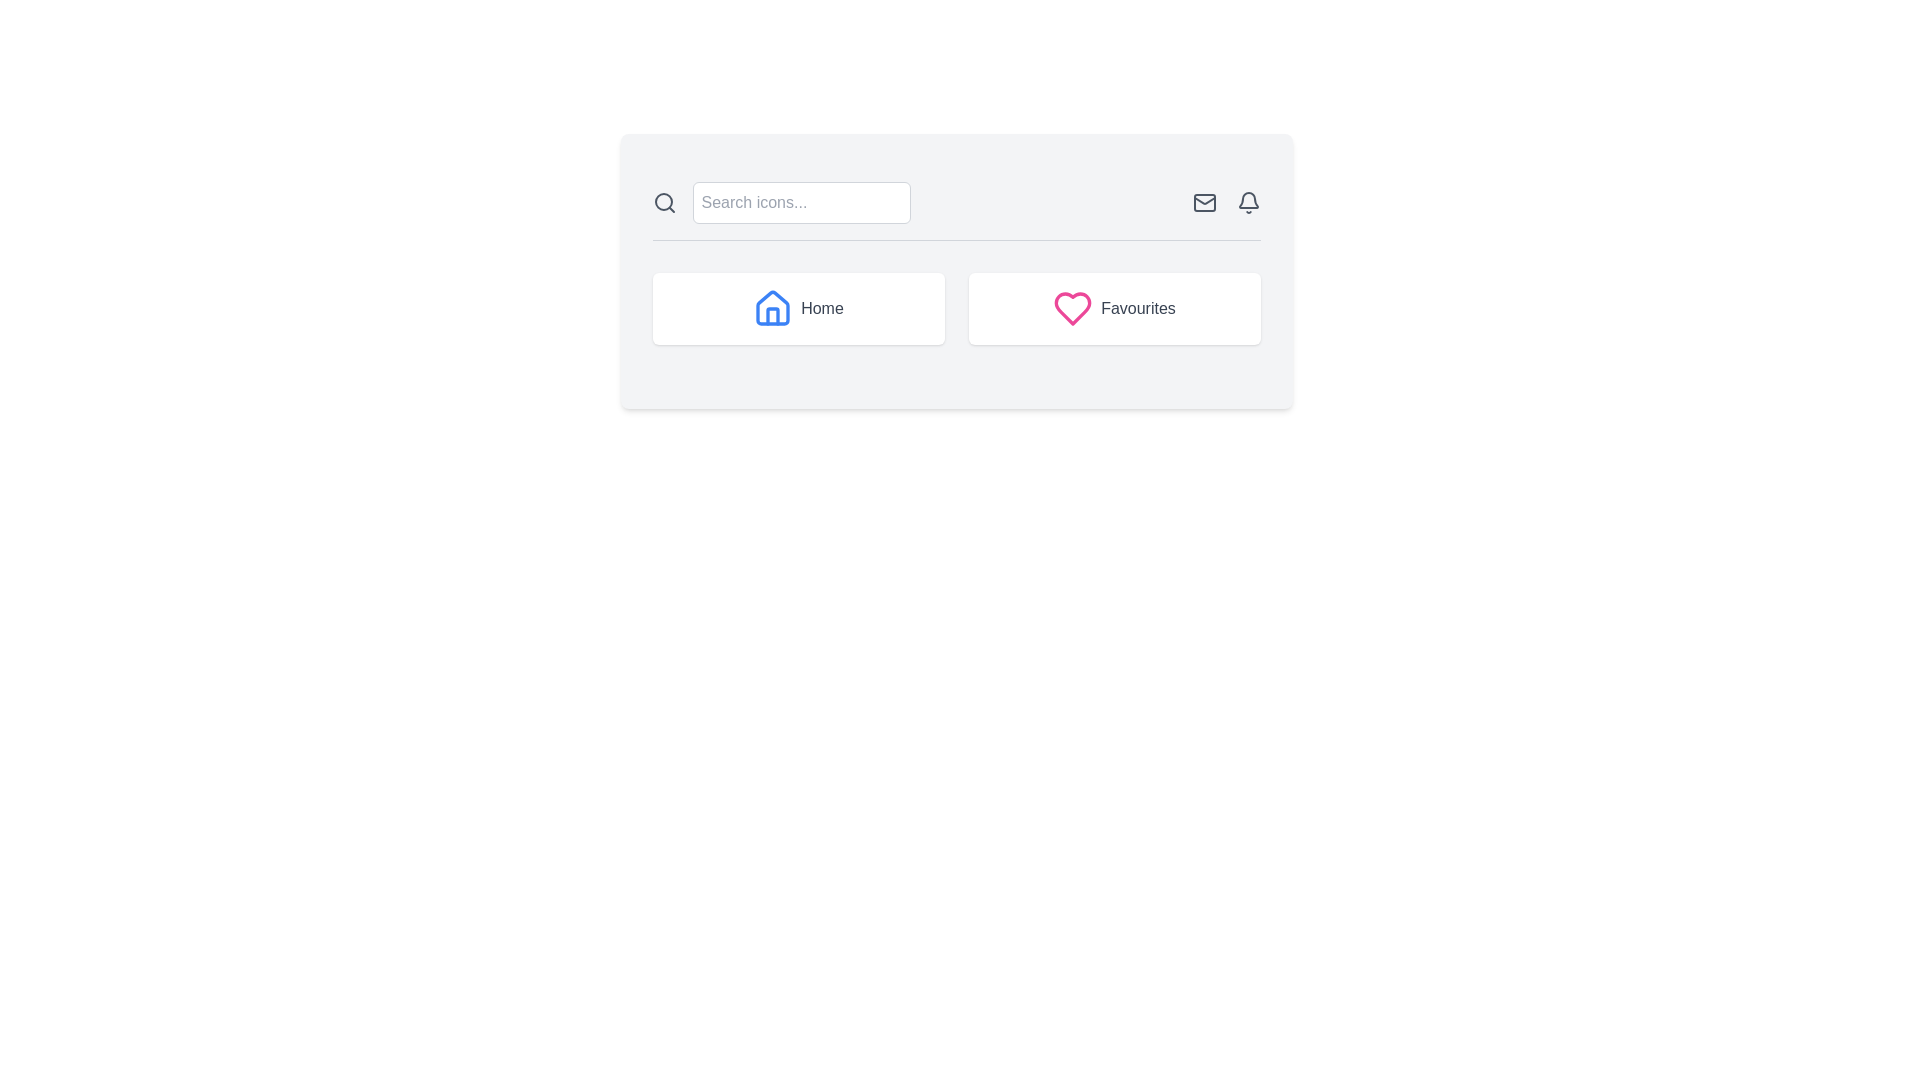 The width and height of the screenshot is (1920, 1080). Describe the element at coordinates (663, 201) in the screenshot. I see `the circular SVG icon representing a search function, which has a radius of 8 units and is styled with a stroke, located near the top-left corner of the search interface` at that location.